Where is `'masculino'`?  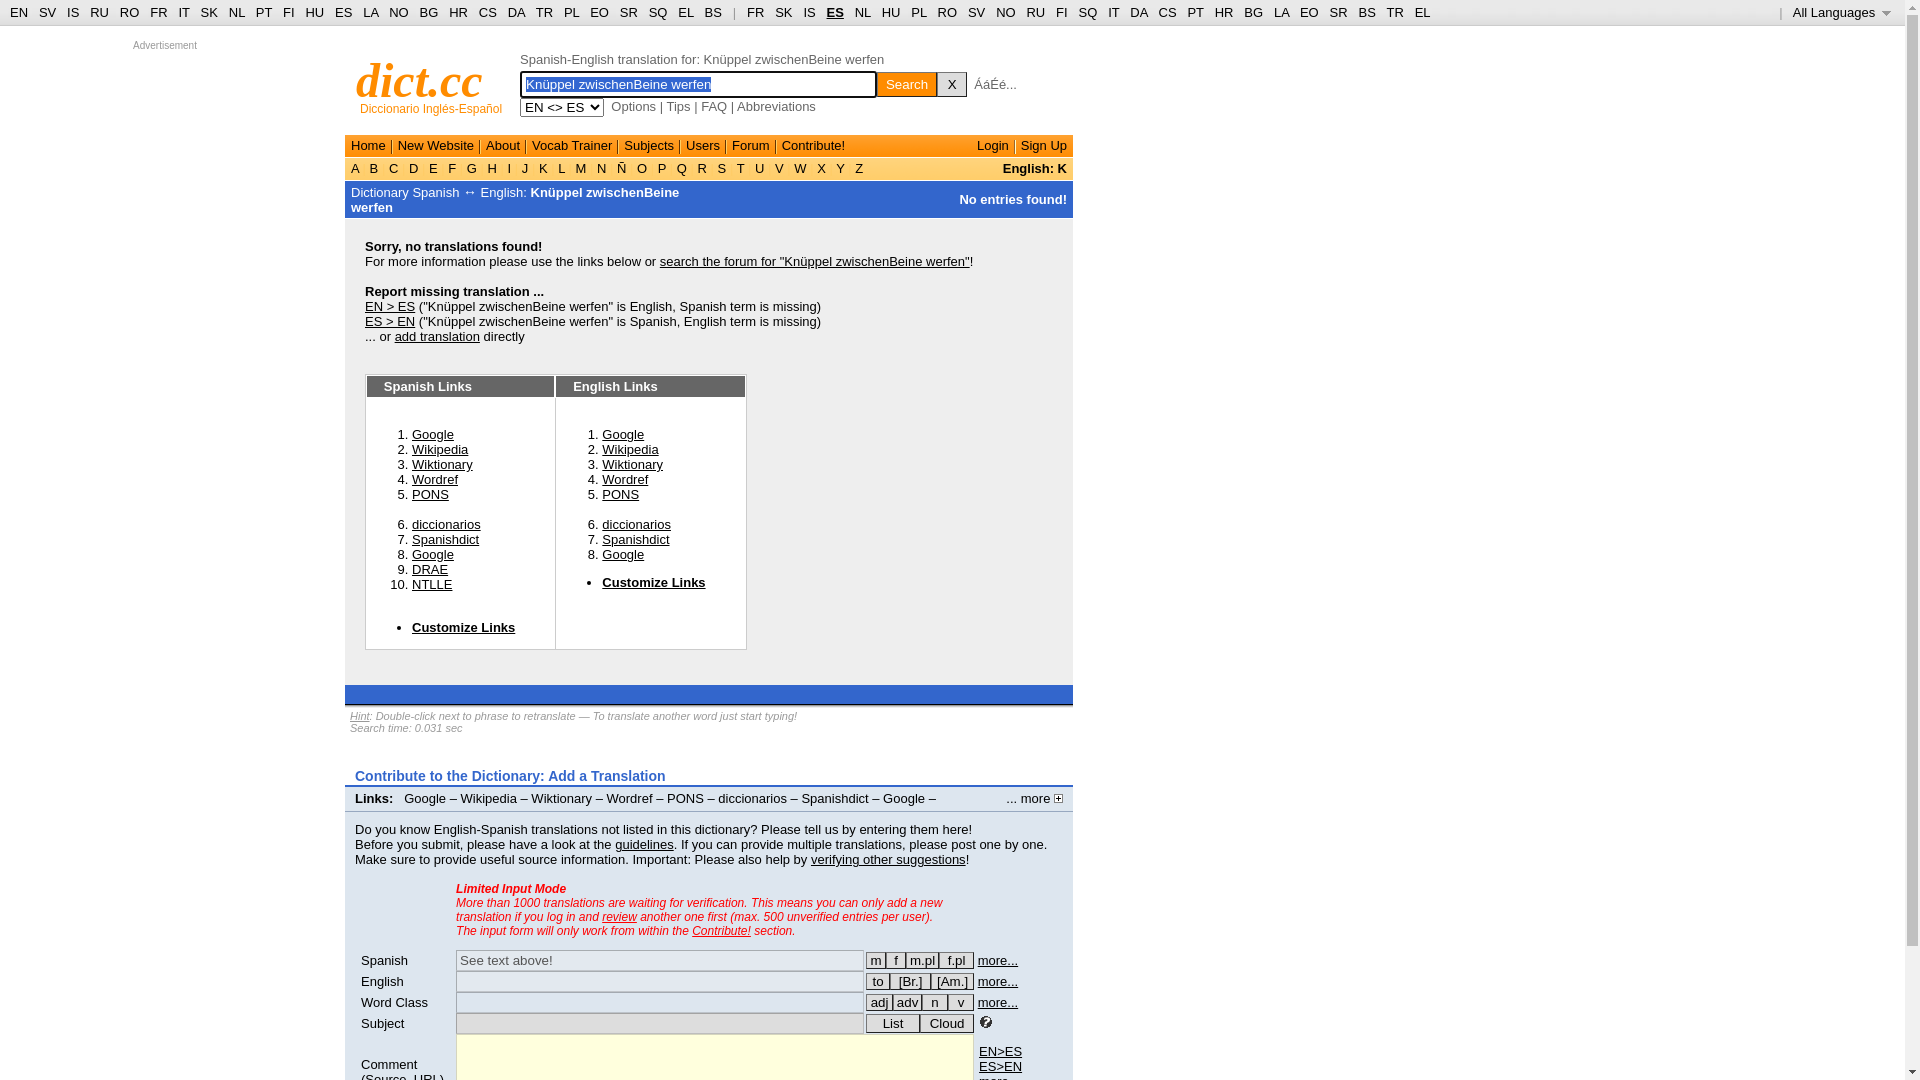
'masculino' is located at coordinates (876, 959).